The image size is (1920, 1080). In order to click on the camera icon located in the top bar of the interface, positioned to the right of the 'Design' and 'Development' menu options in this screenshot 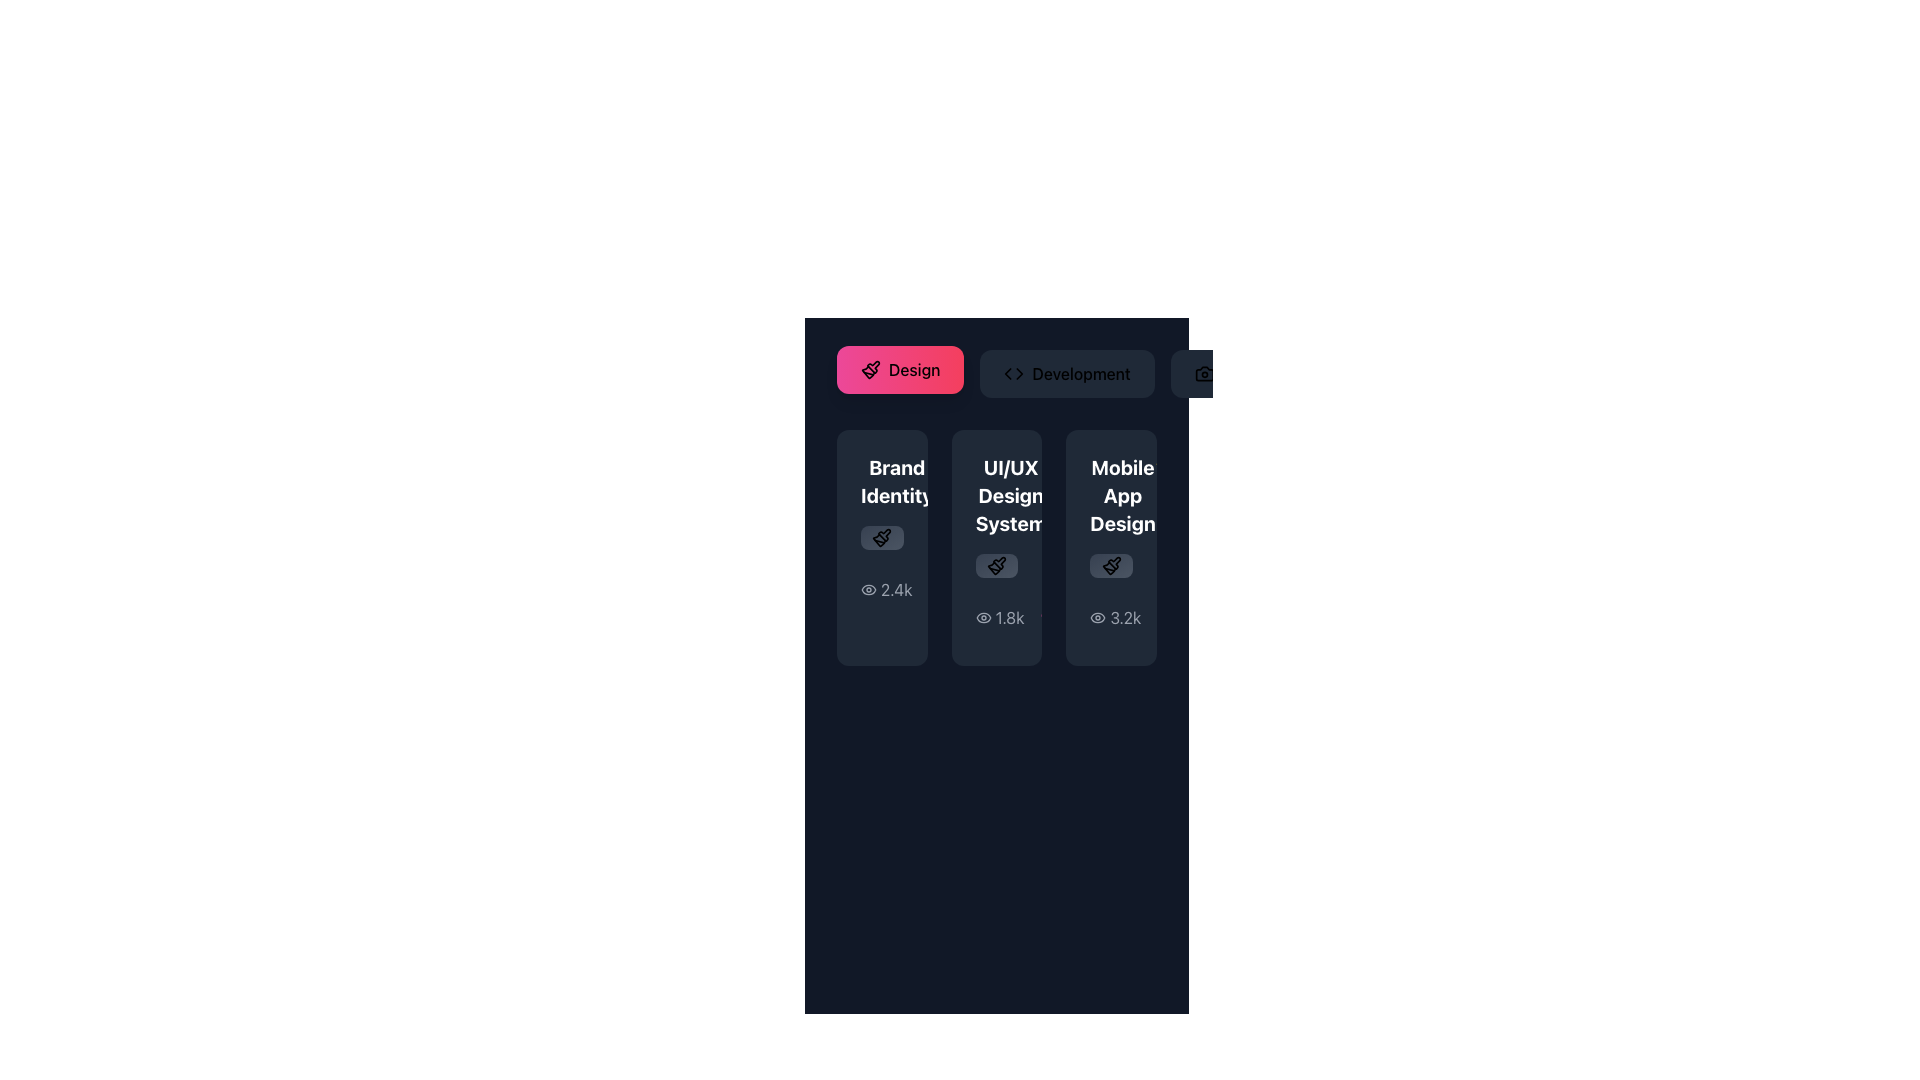, I will do `click(1203, 374)`.